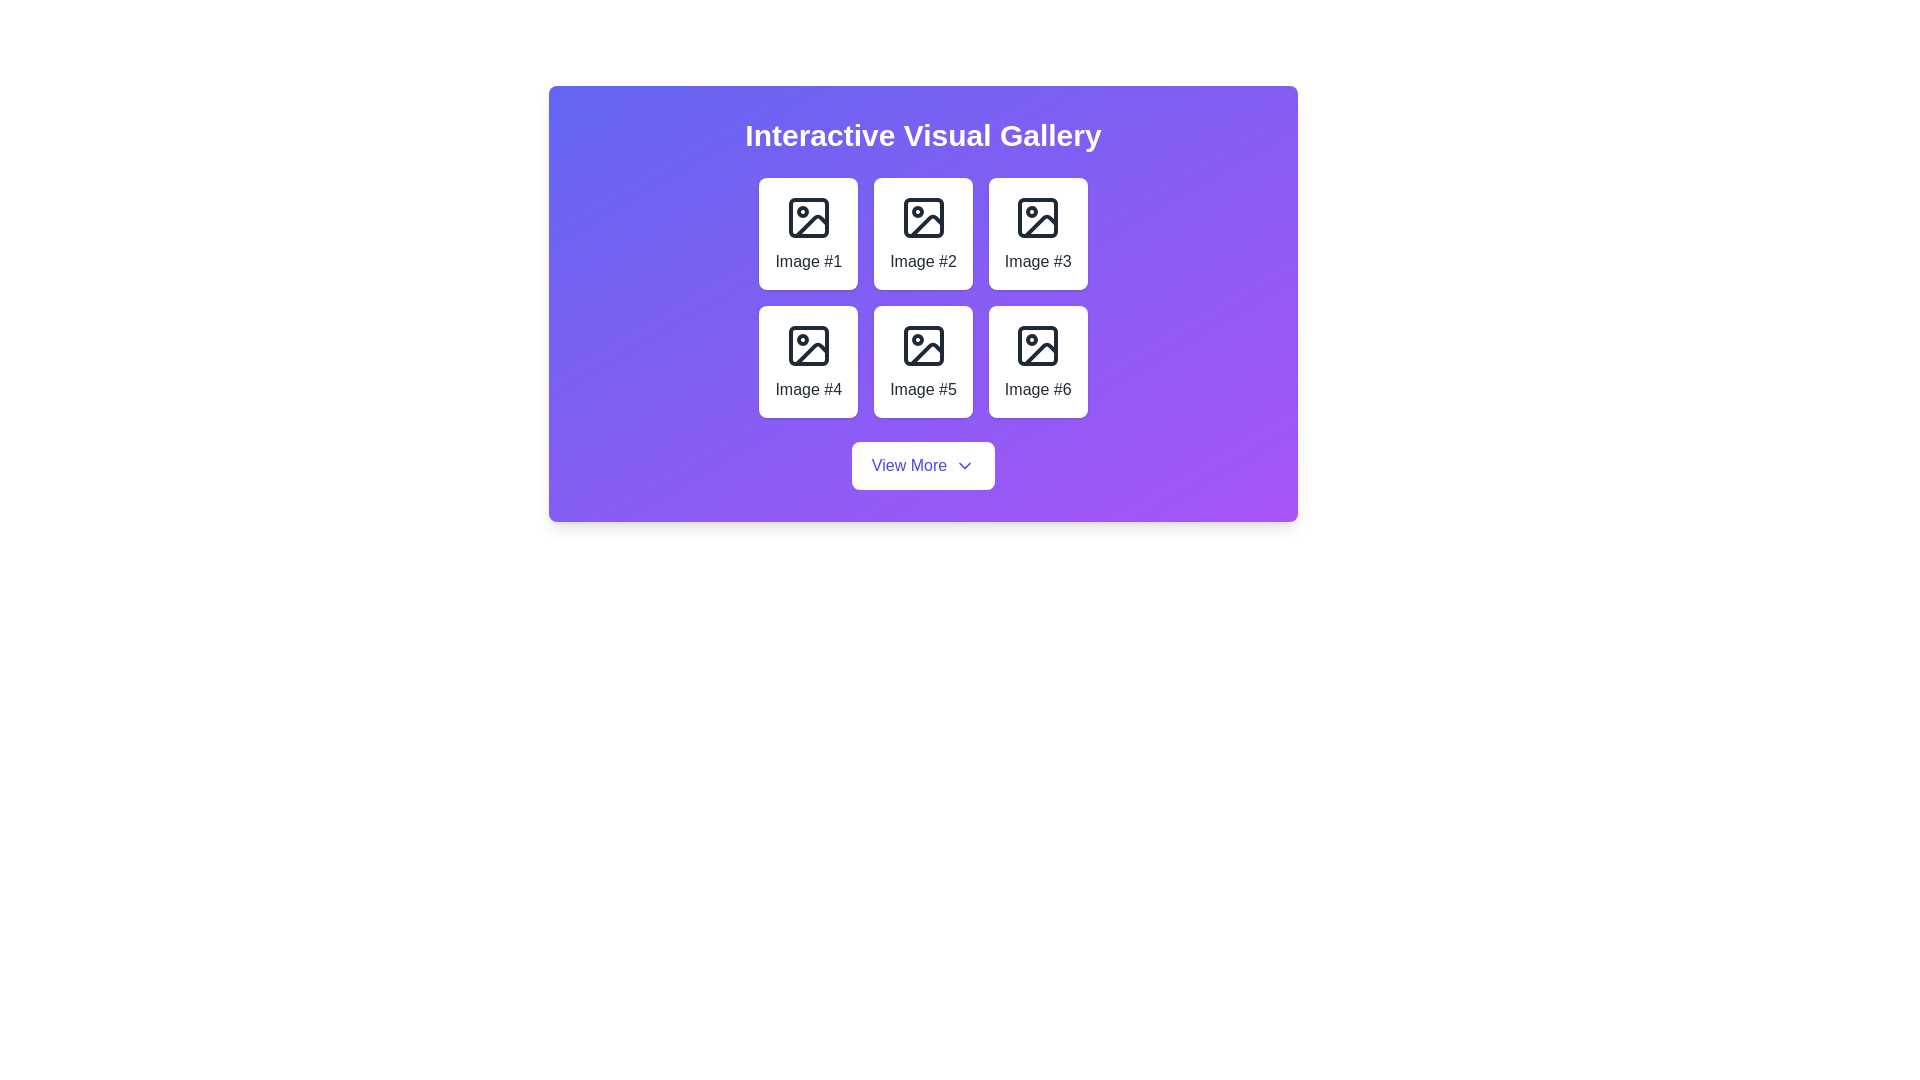  Describe the element at coordinates (1038, 345) in the screenshot. I see `the visual appearance of the rectangular icon with rounded corners representing 'Image #6' located in the bottom-right position of the gallery` at that location.